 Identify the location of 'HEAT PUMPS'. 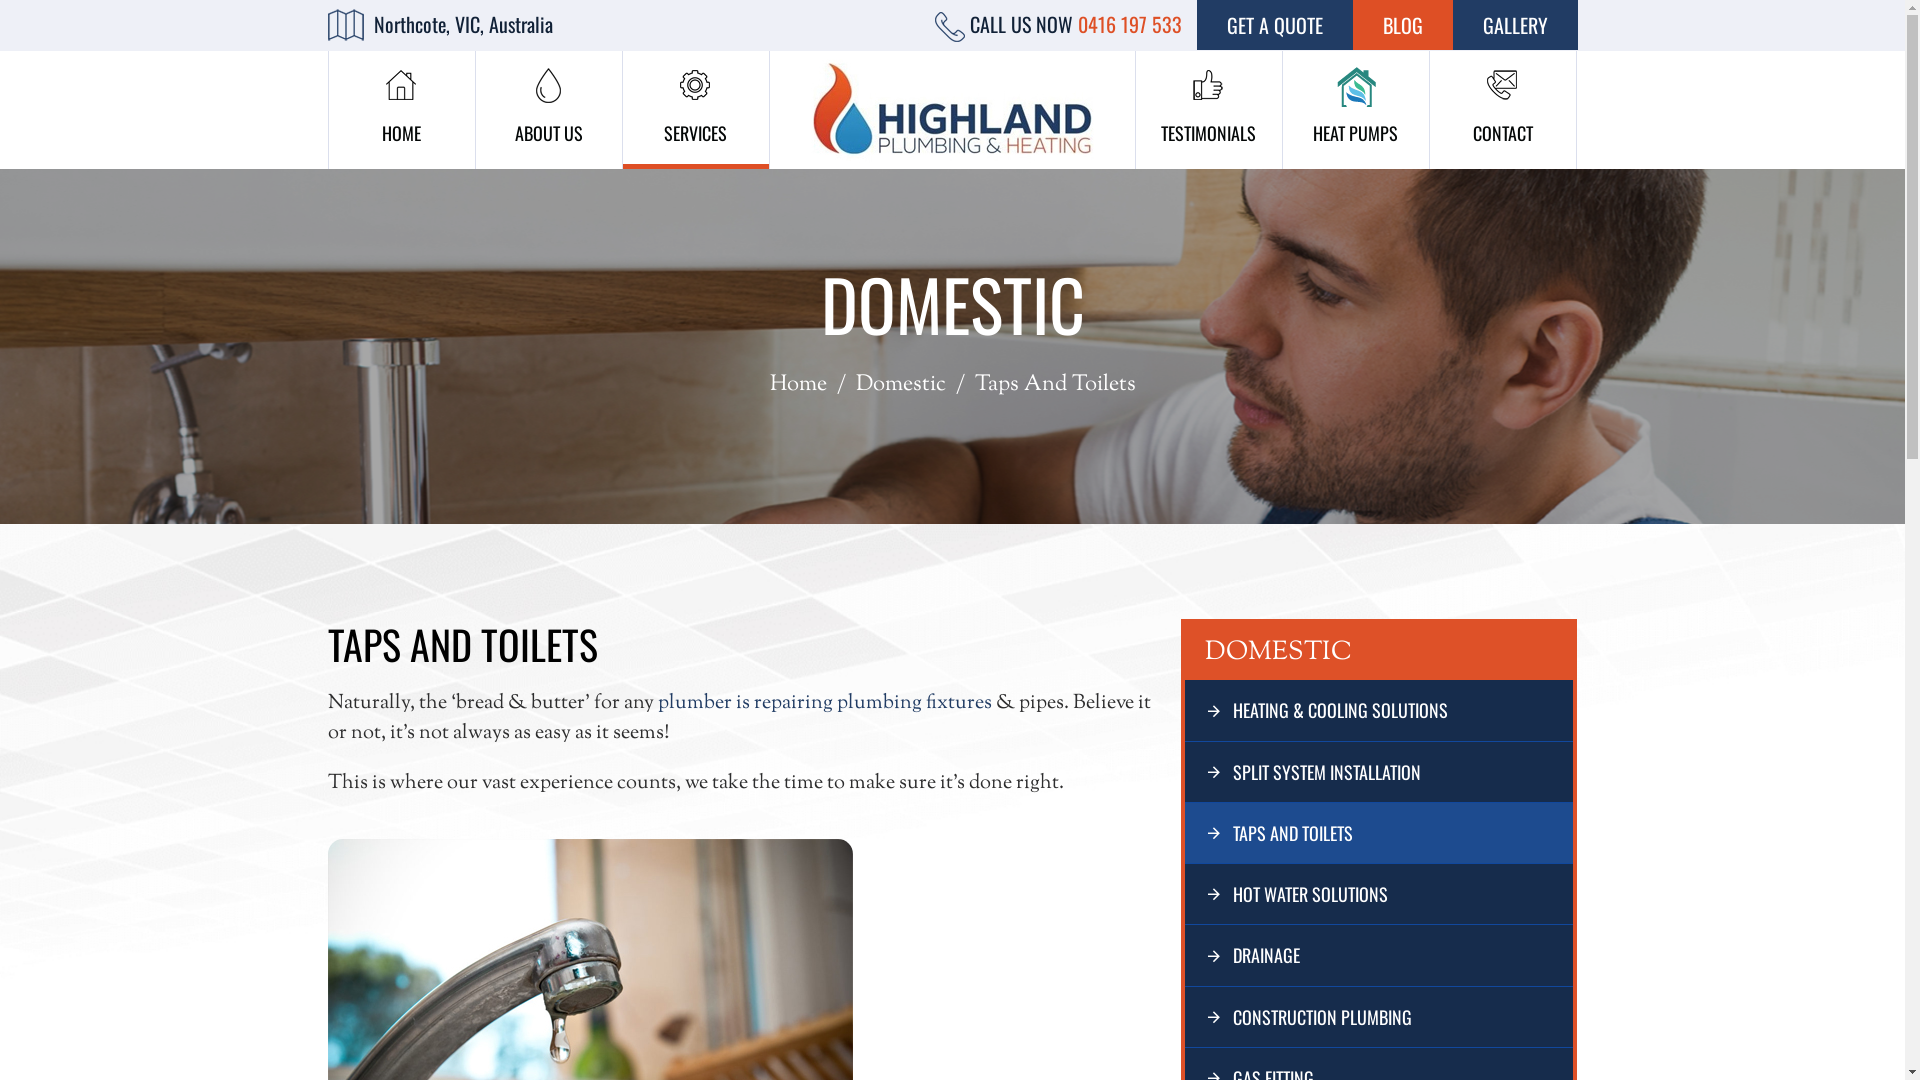
(1354, 110).